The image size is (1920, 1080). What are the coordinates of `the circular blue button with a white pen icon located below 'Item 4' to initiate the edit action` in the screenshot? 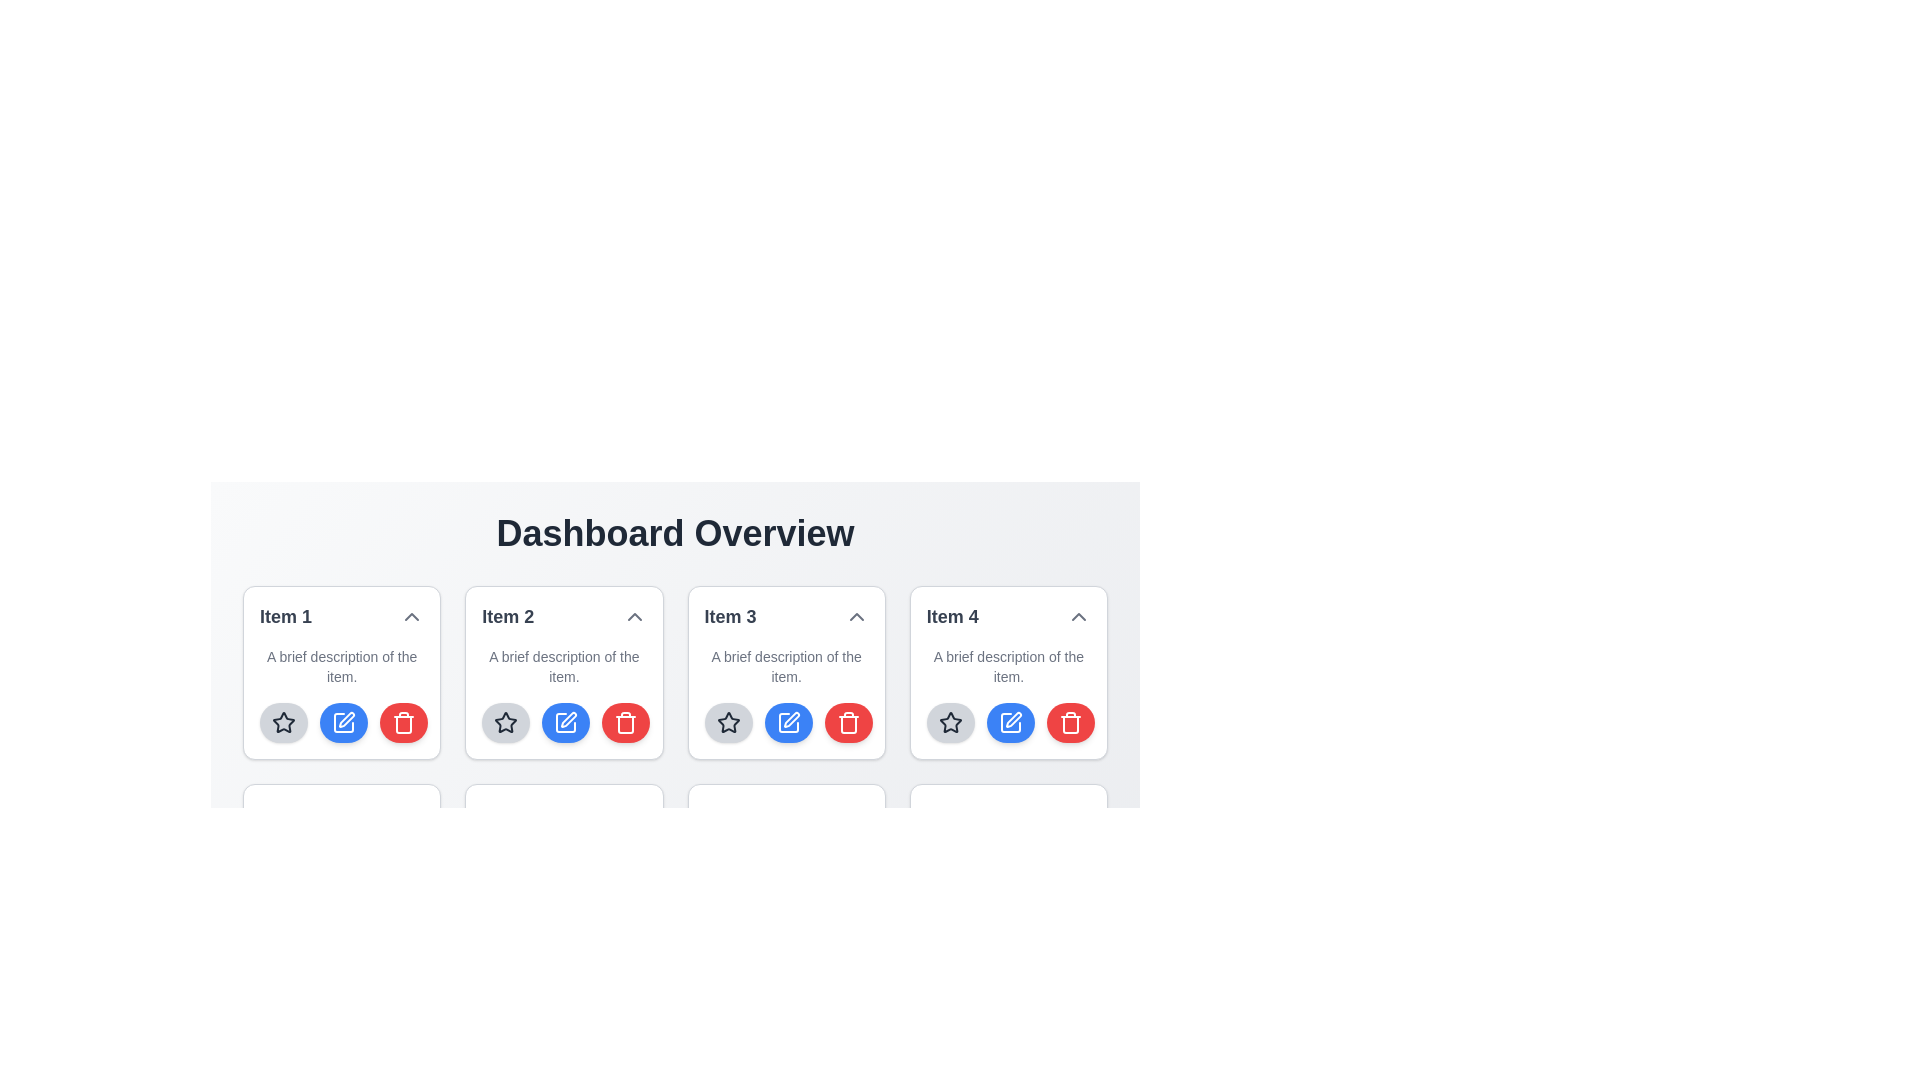 It's located at (1008, 722).